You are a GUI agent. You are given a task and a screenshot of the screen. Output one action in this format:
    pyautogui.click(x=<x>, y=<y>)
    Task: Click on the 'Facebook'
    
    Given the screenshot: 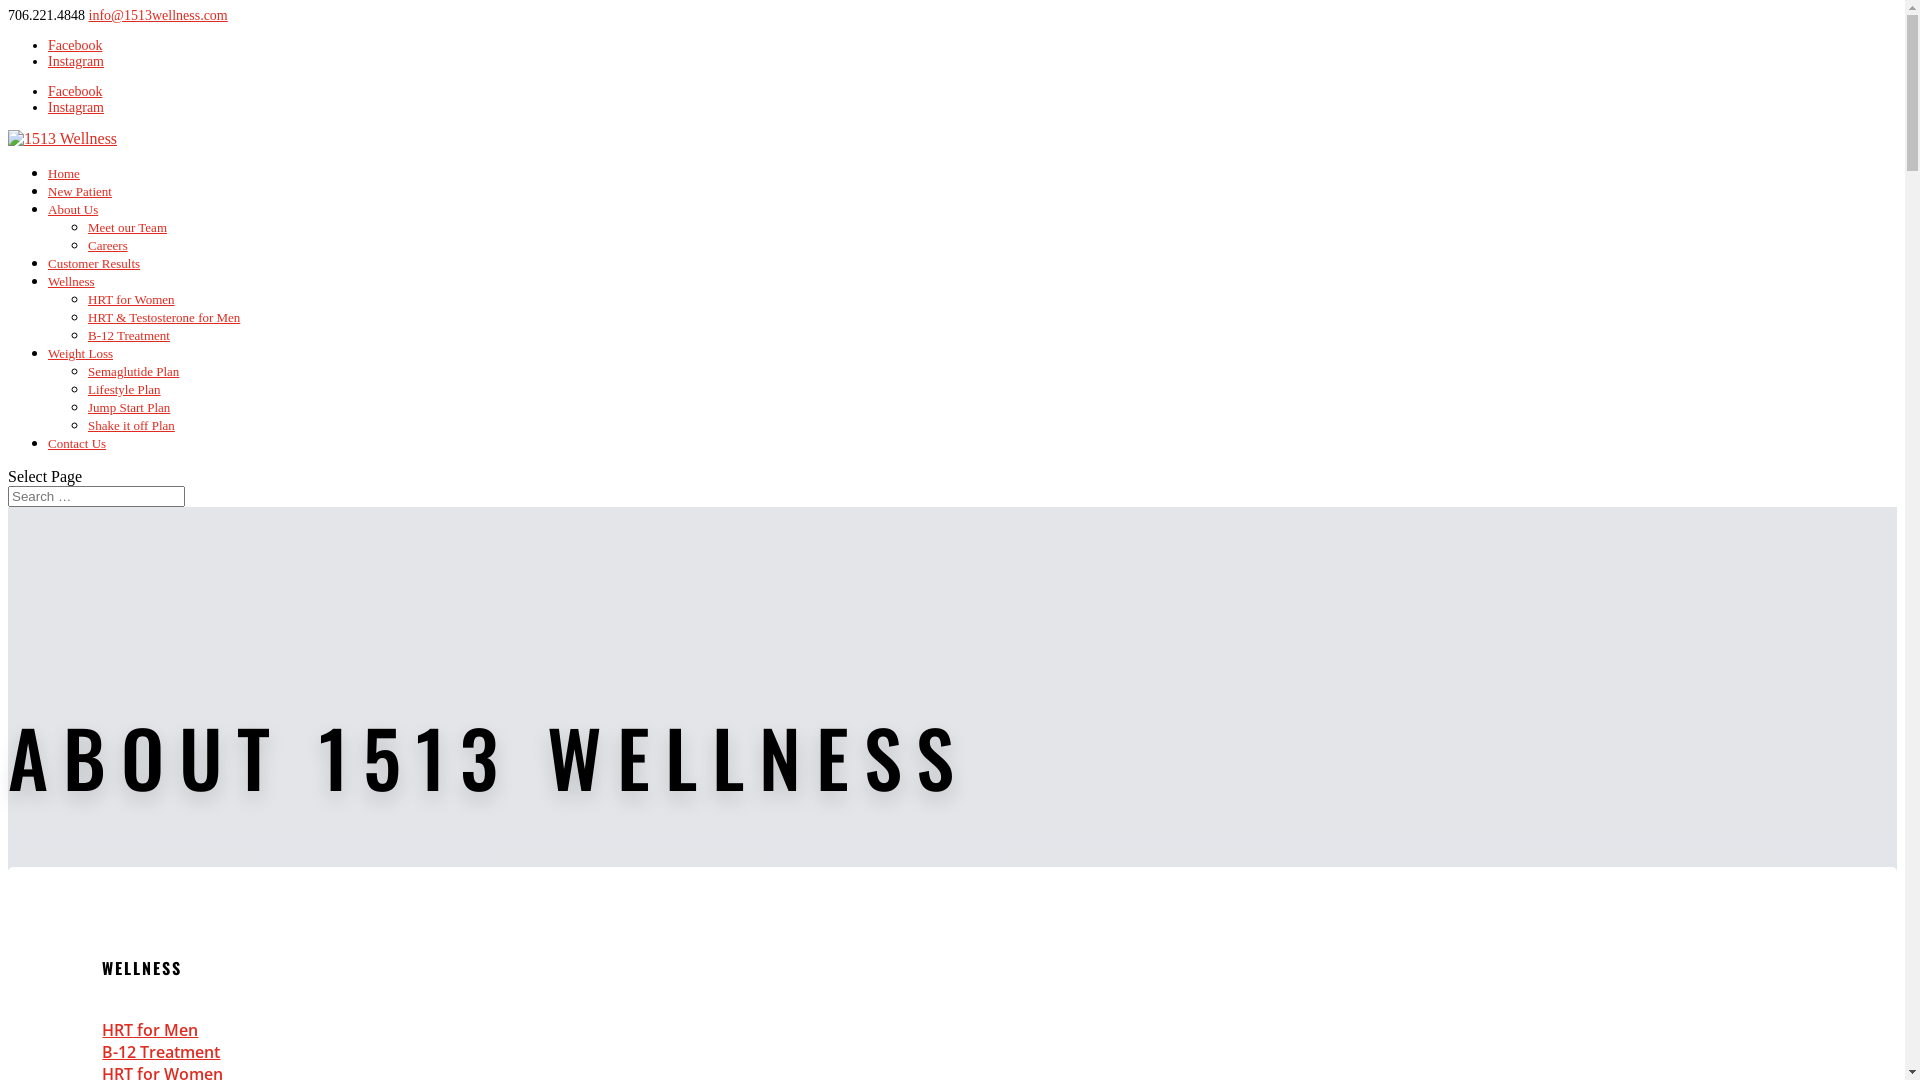 What is the action you would take?
    pyautogui.click(x=75, y=45)
    